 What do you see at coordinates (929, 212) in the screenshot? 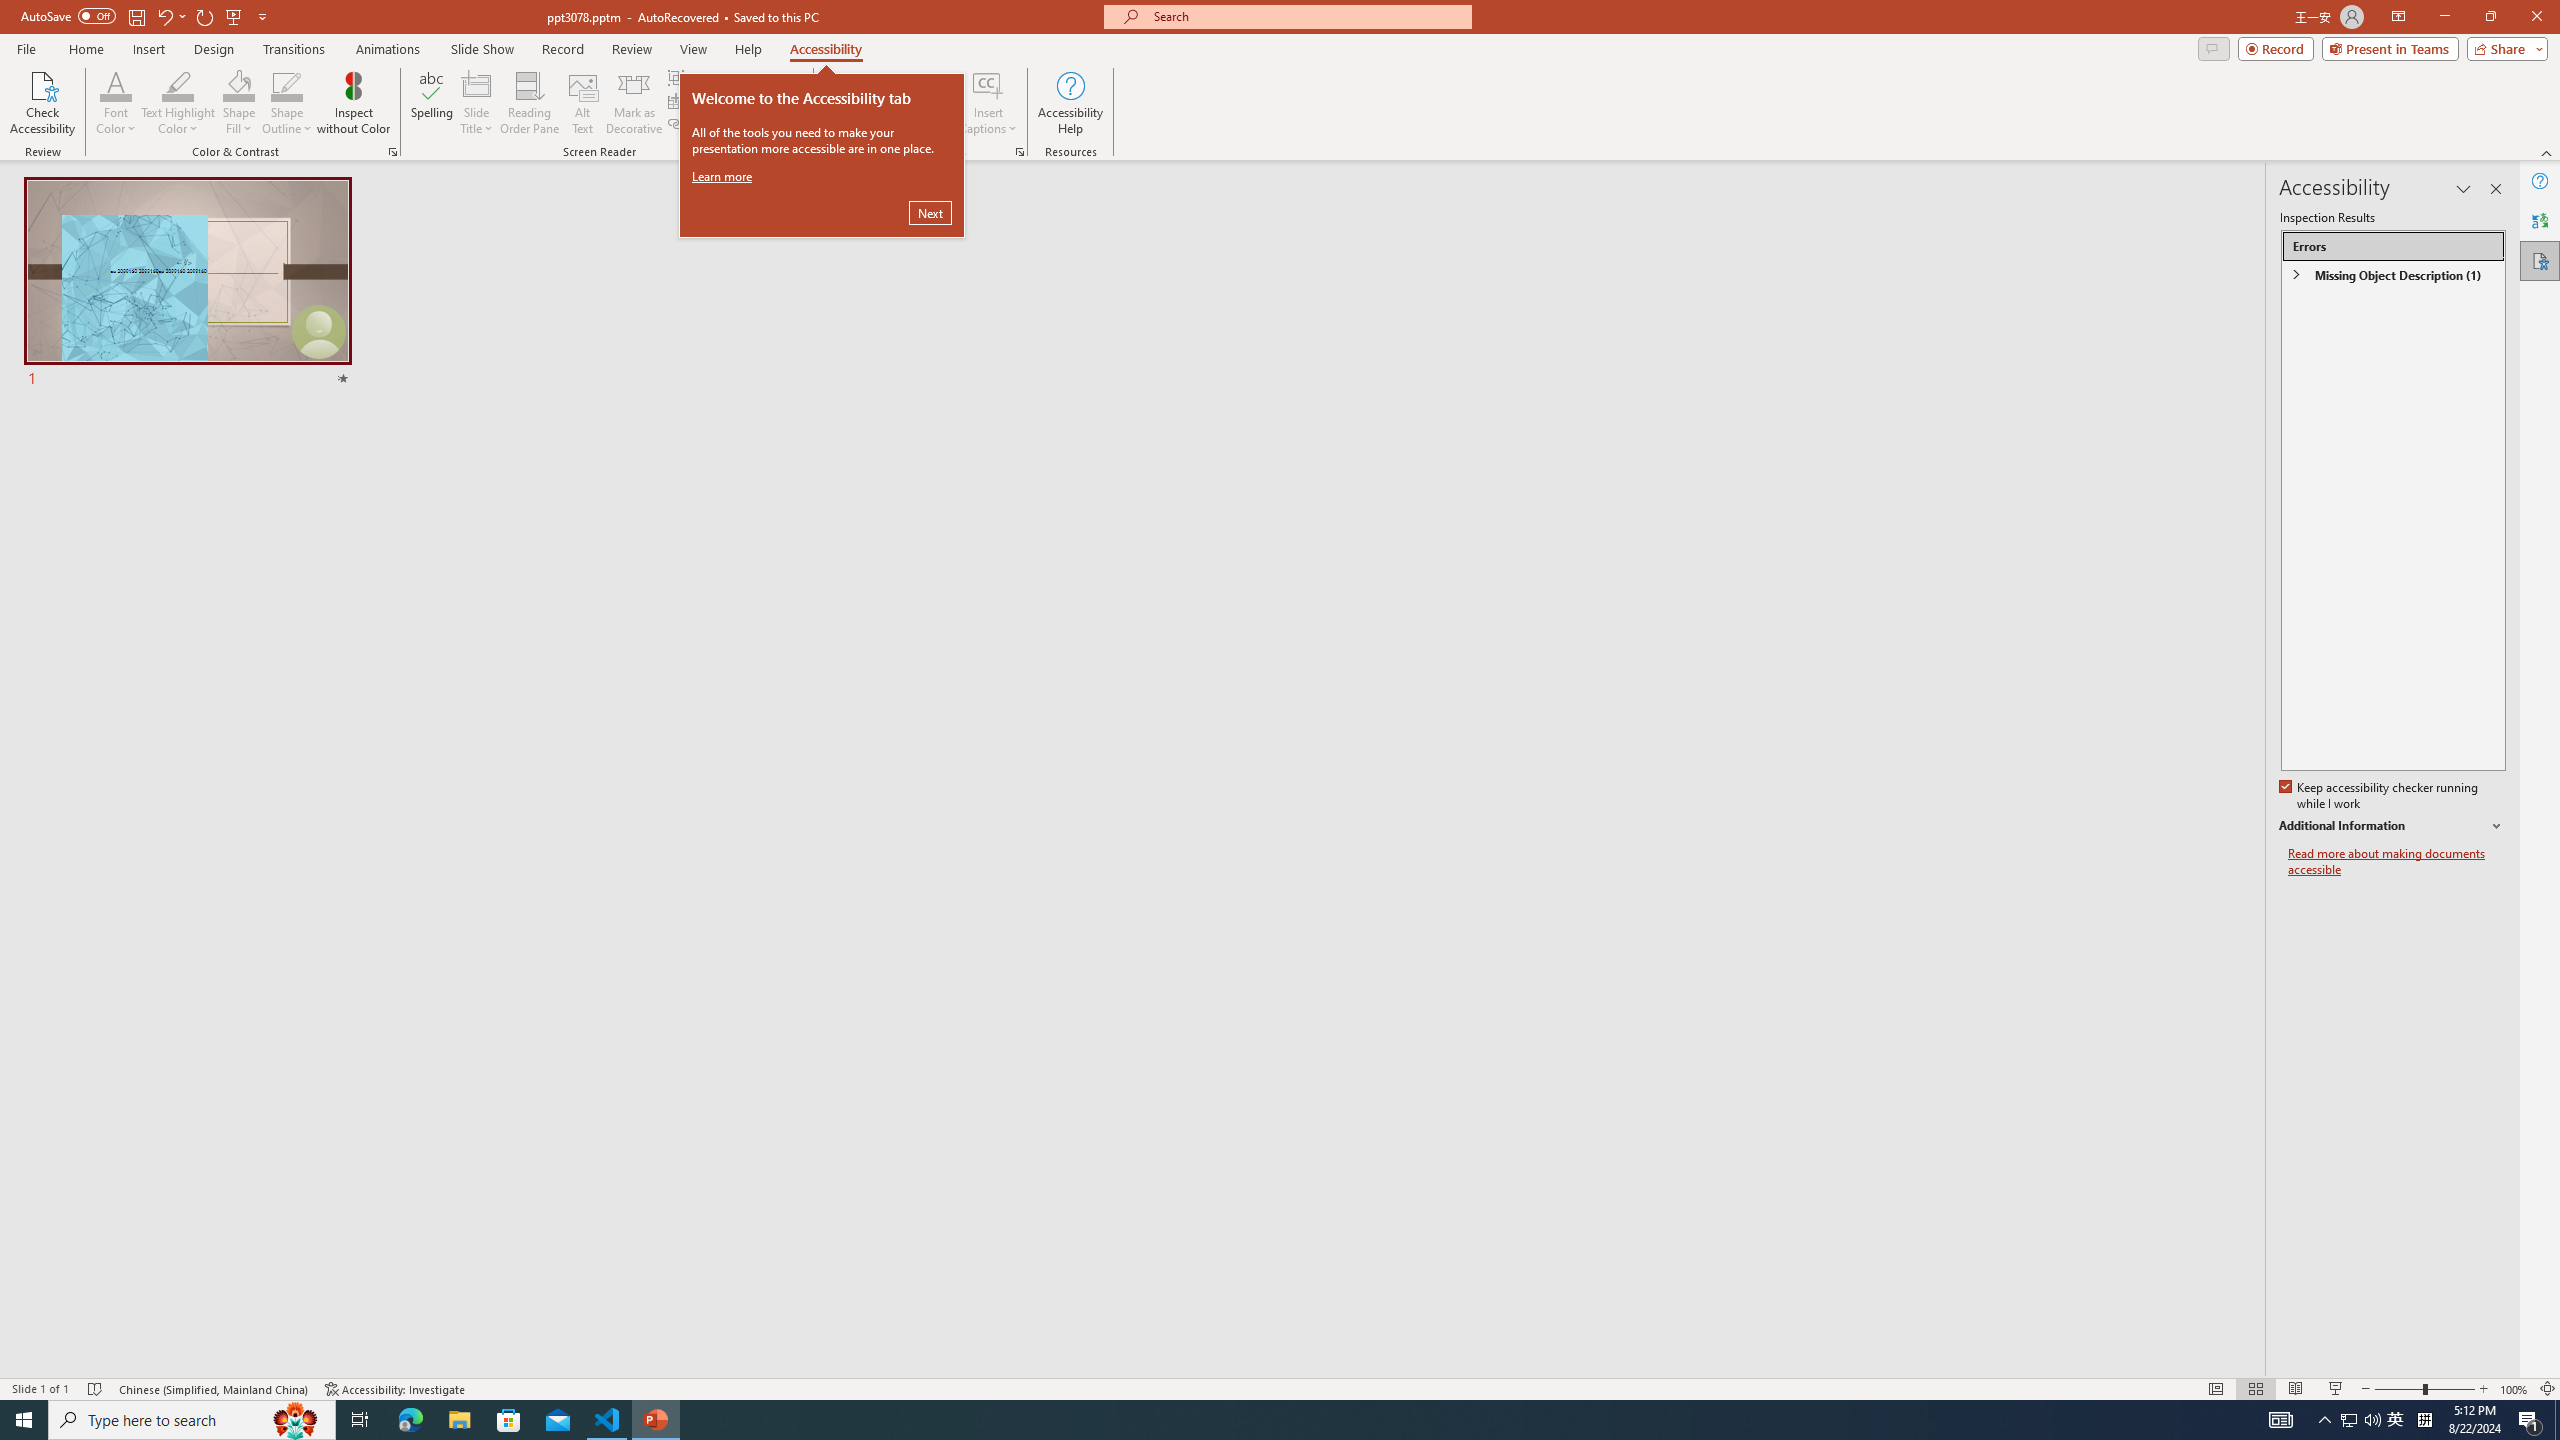
I see `'Next'` at bounding box center [929, 212].